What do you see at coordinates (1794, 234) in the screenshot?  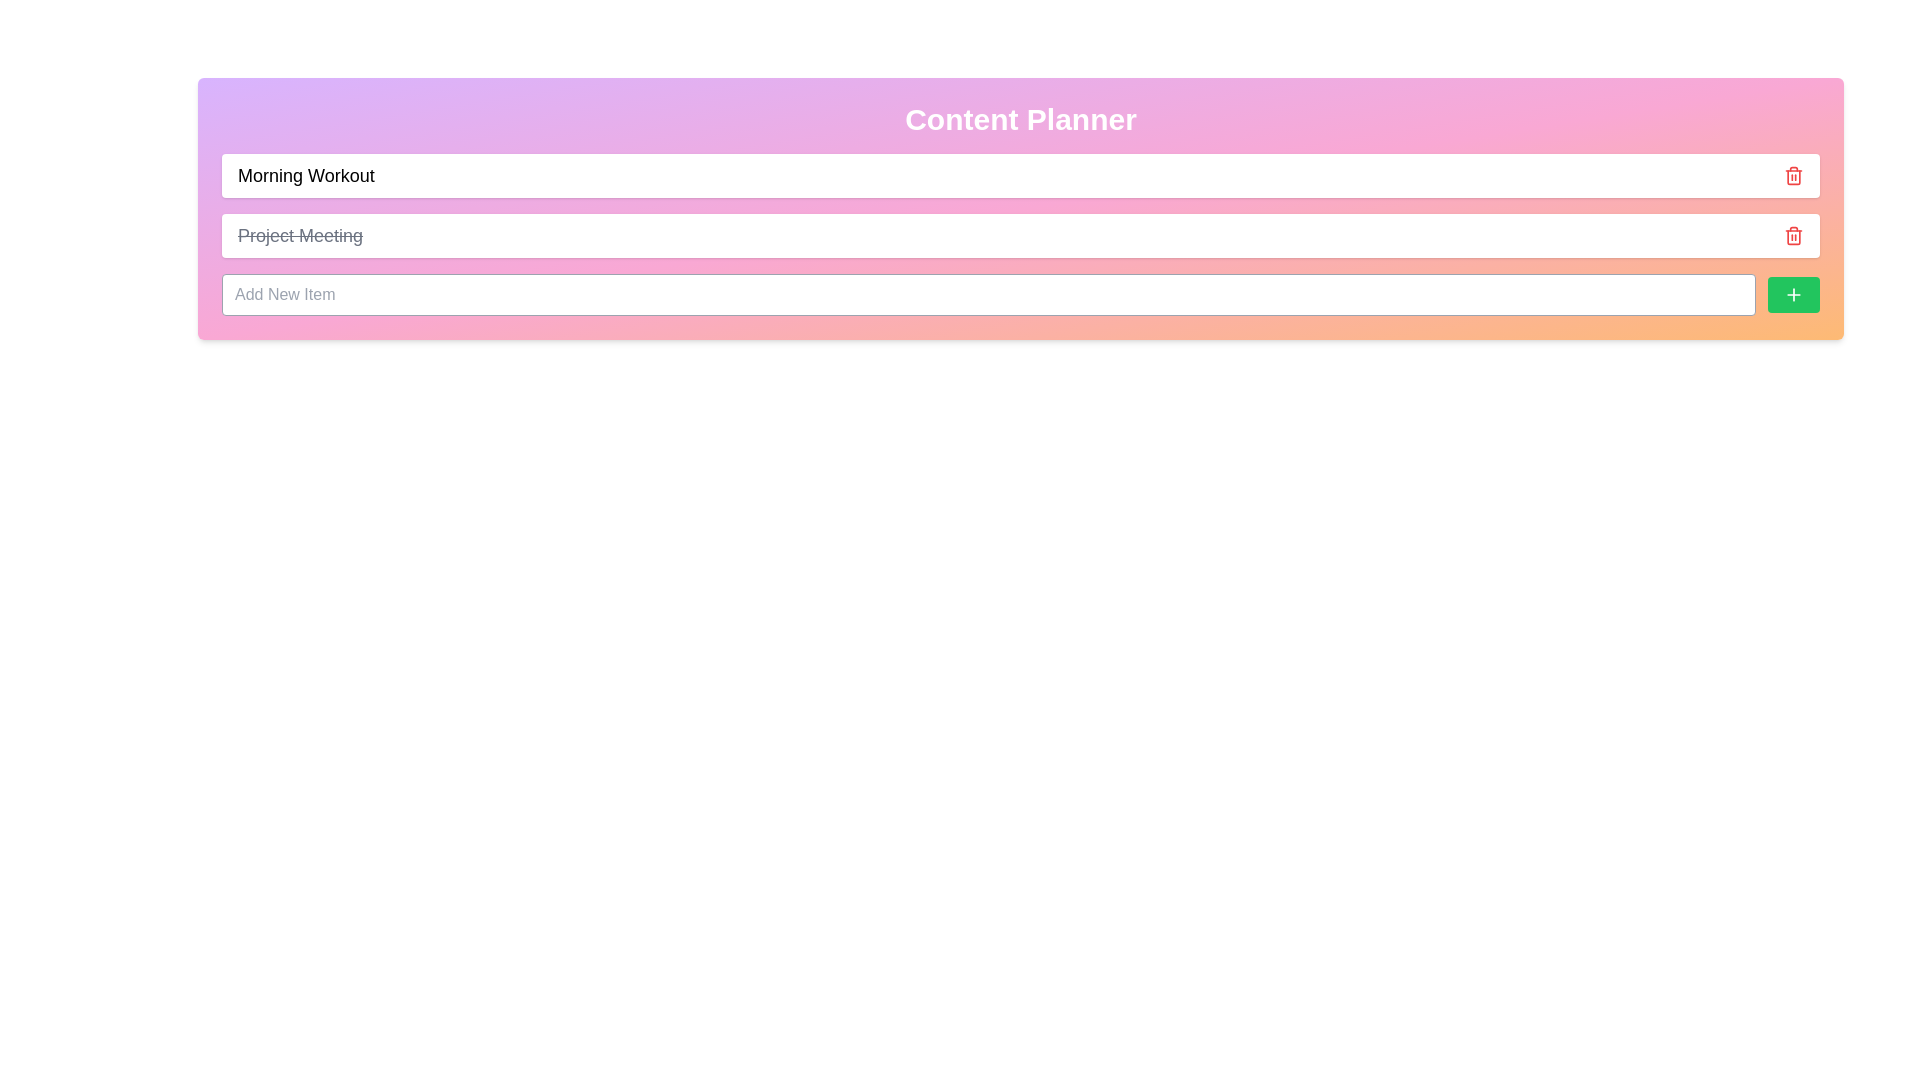 I see `the red trashcan icon located at the far right within the item row labeled 'Project Meeting'` at bounding box center [1794, 234].